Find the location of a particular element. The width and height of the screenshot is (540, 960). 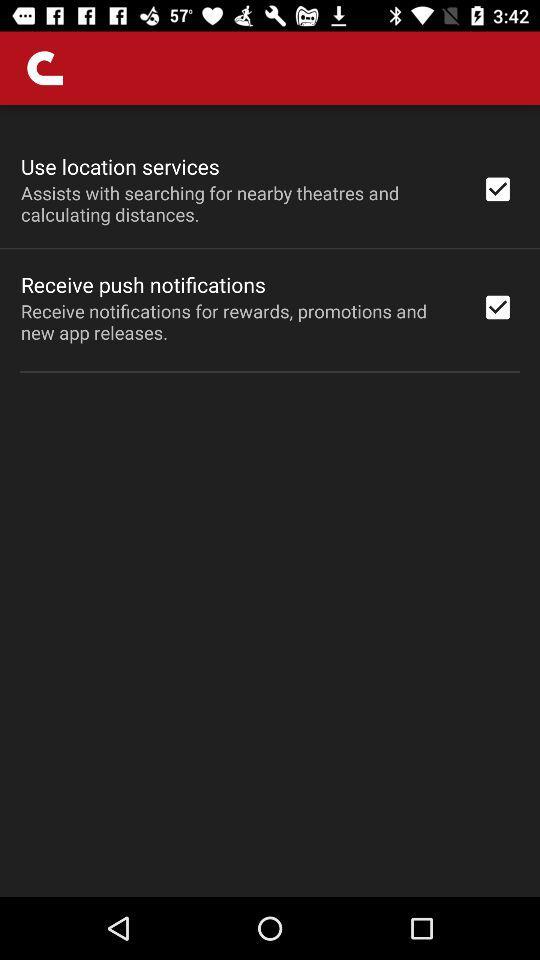

use location services is located at coordinates (120, 165).